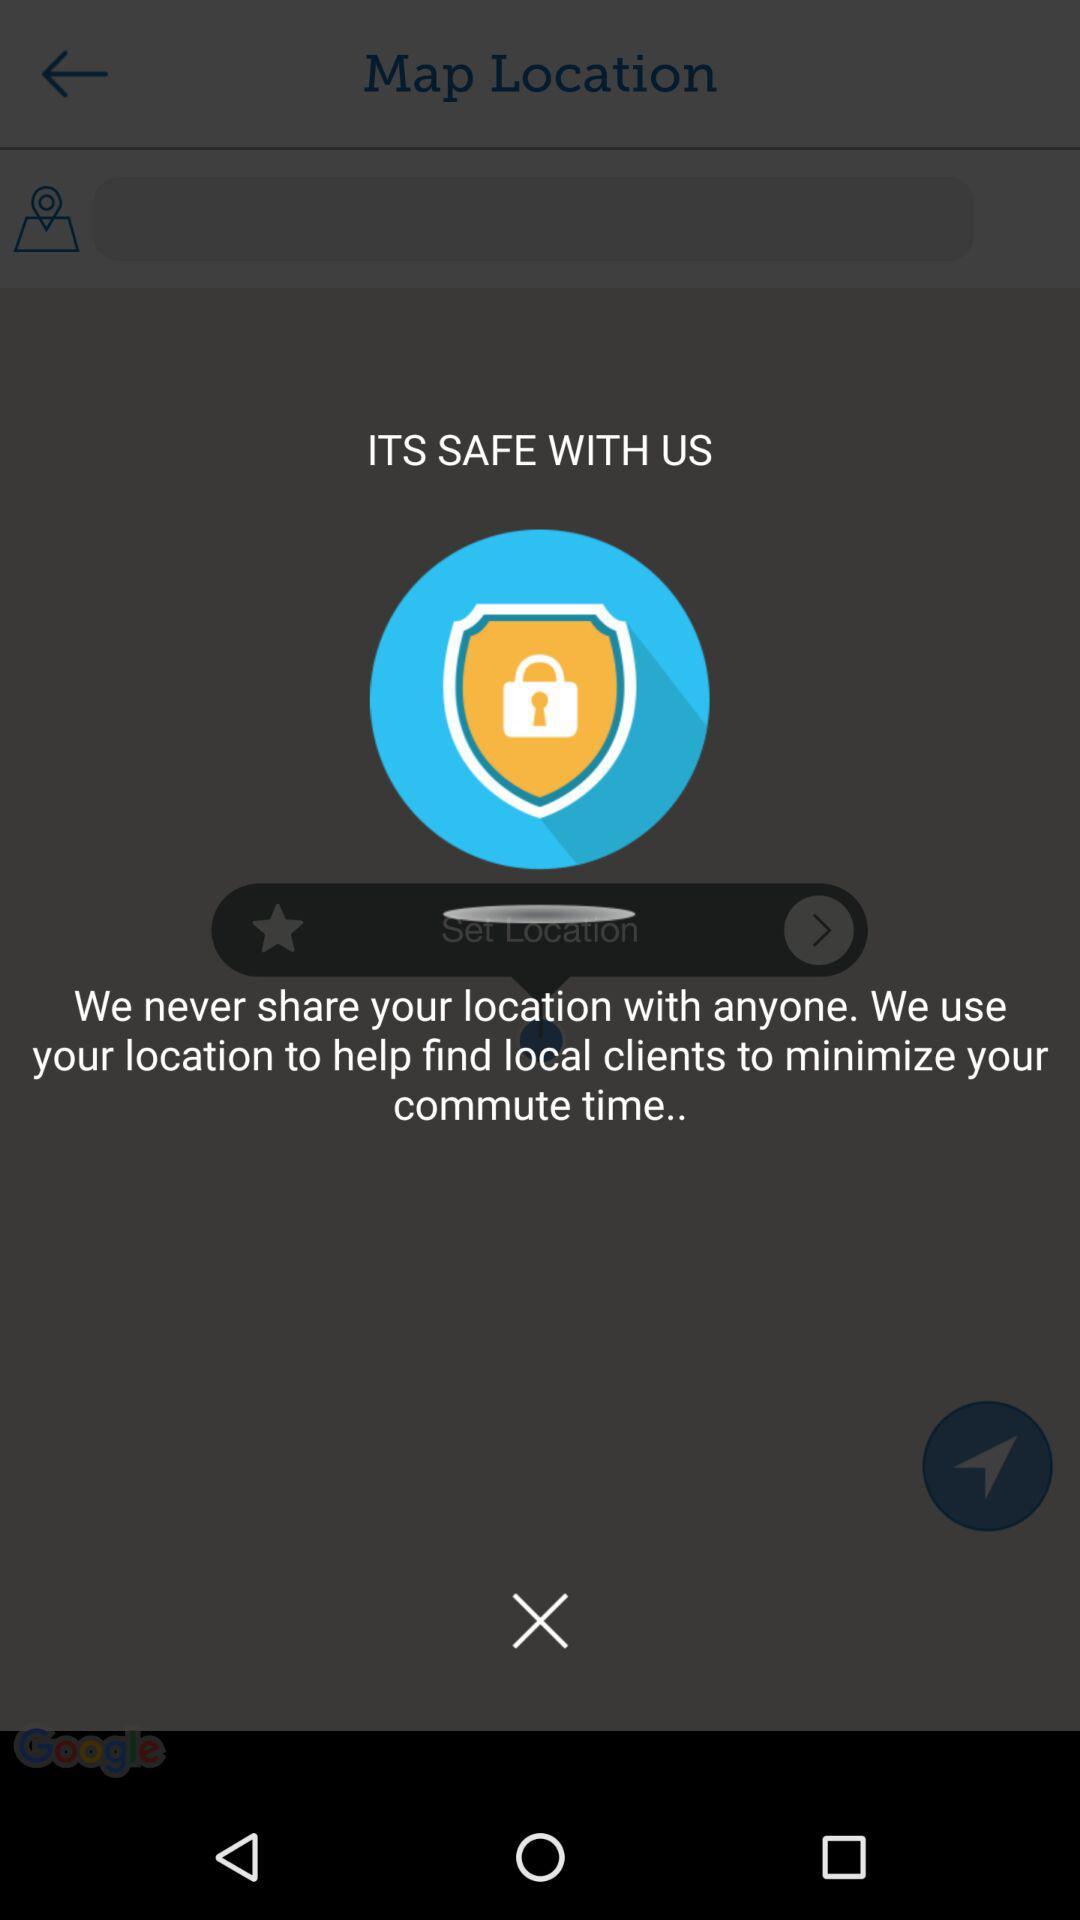 Image resolution: width=1080 pixels, height=1920 pixels. I want to click on the icon at the bottom, so click(540, 1620).